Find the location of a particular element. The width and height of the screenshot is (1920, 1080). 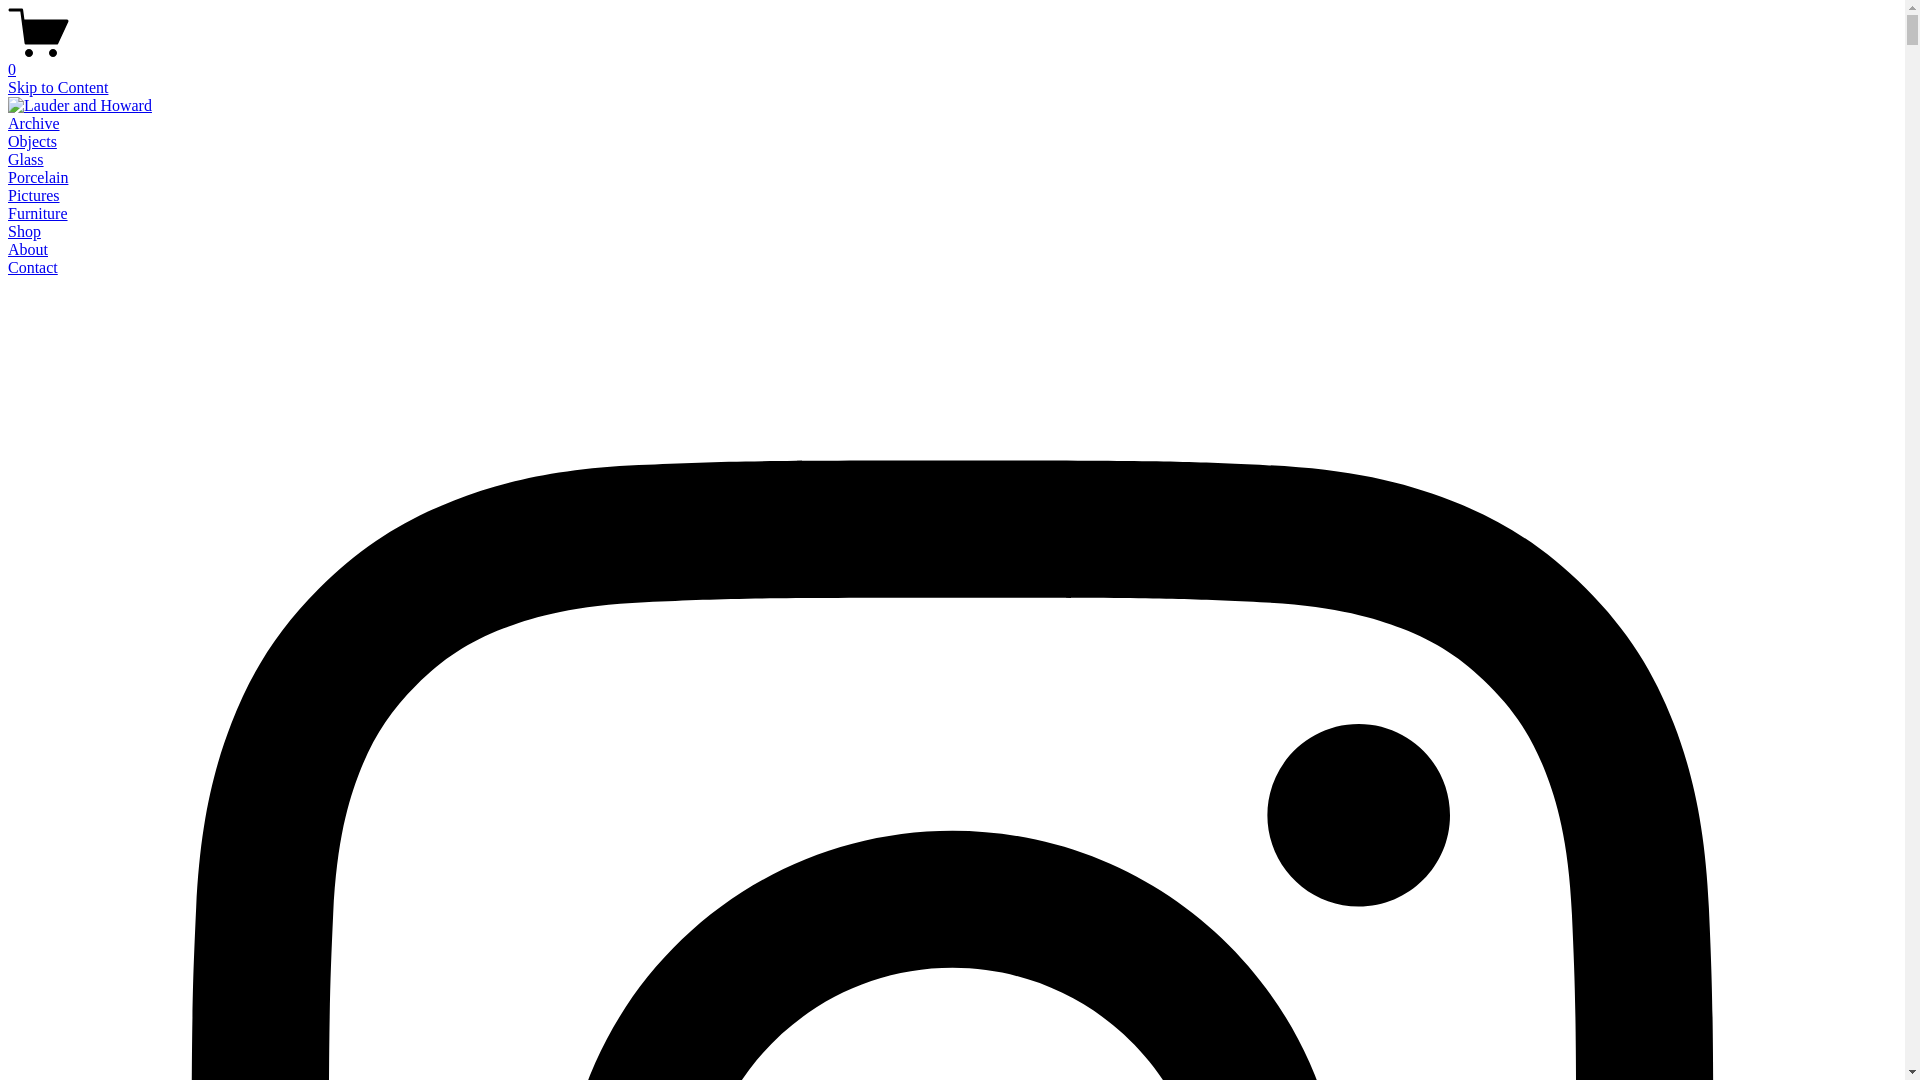

'Archive' is located at coordinates (33, 123).